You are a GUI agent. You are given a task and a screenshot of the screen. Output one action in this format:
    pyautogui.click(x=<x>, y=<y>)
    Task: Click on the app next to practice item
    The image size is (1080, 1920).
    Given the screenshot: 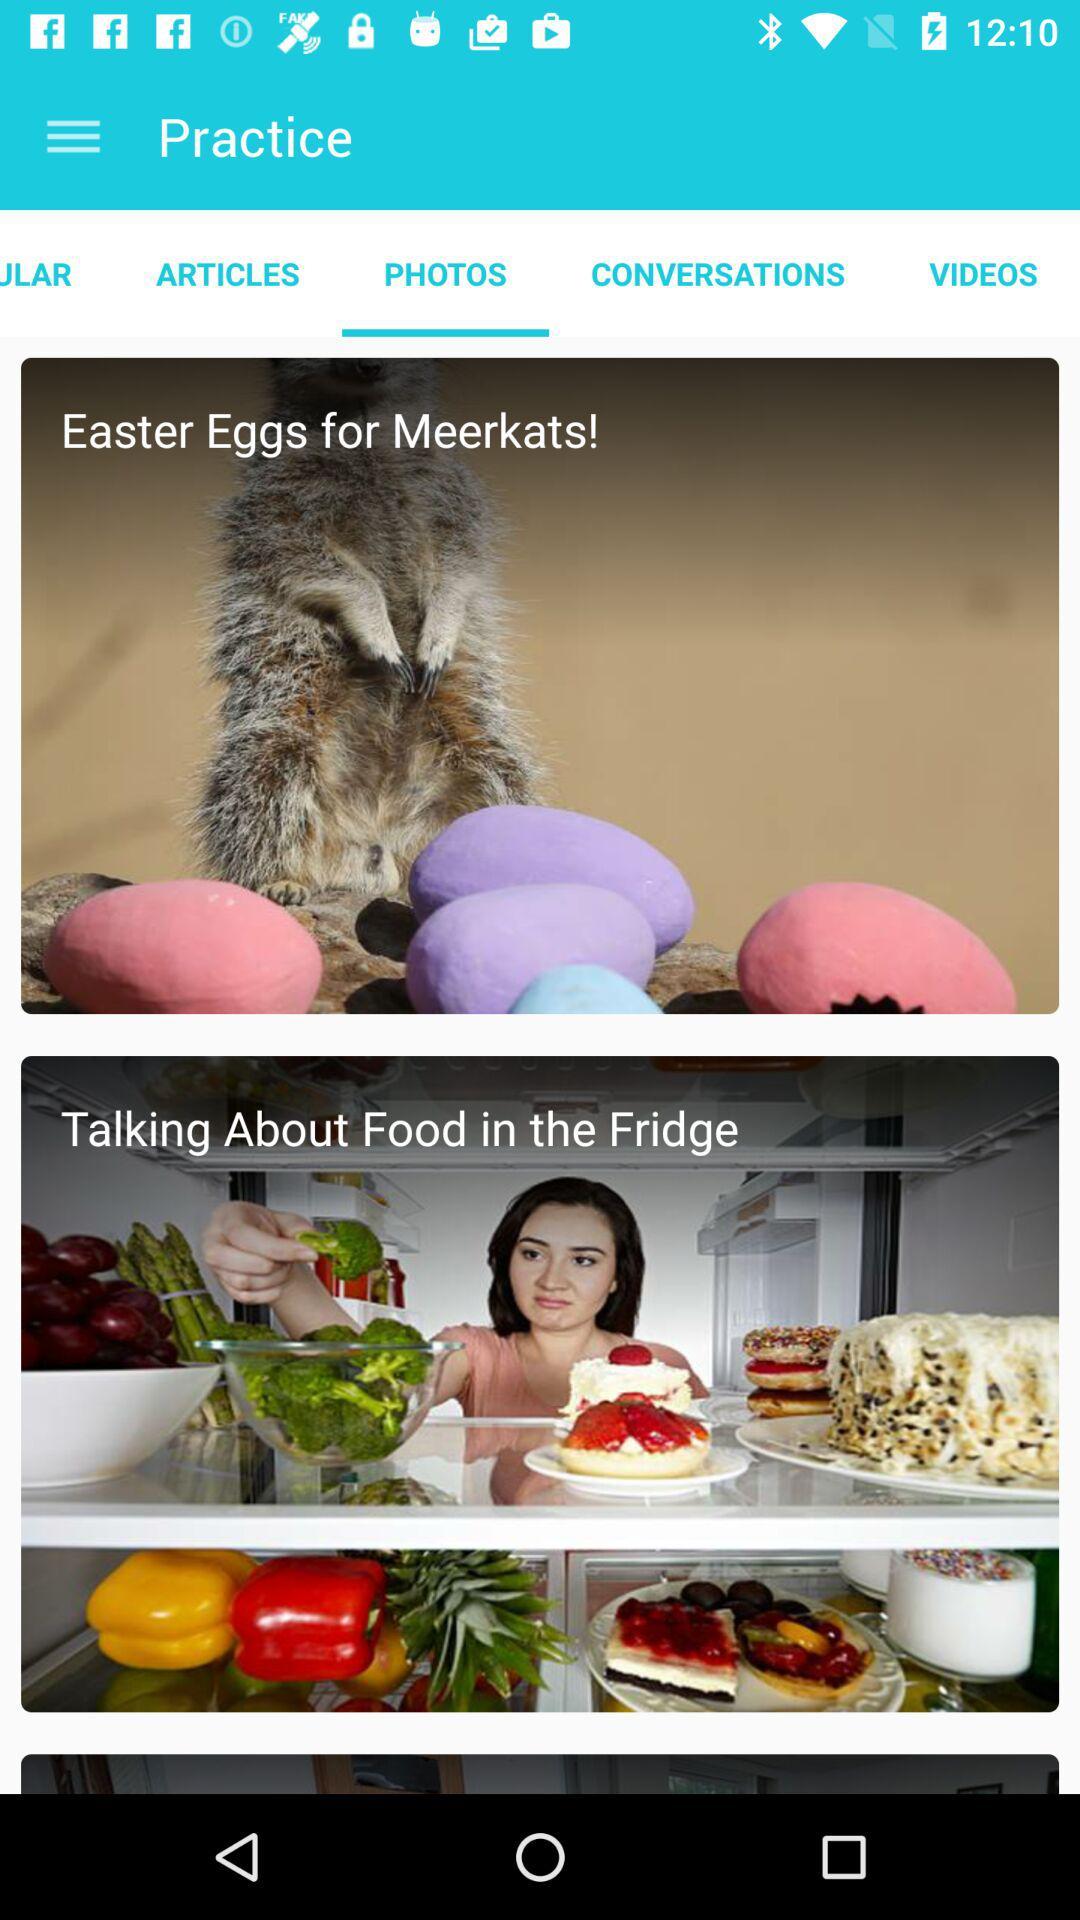 What is the action you would take?
    pyautogui.click(x=72, y=135)
    